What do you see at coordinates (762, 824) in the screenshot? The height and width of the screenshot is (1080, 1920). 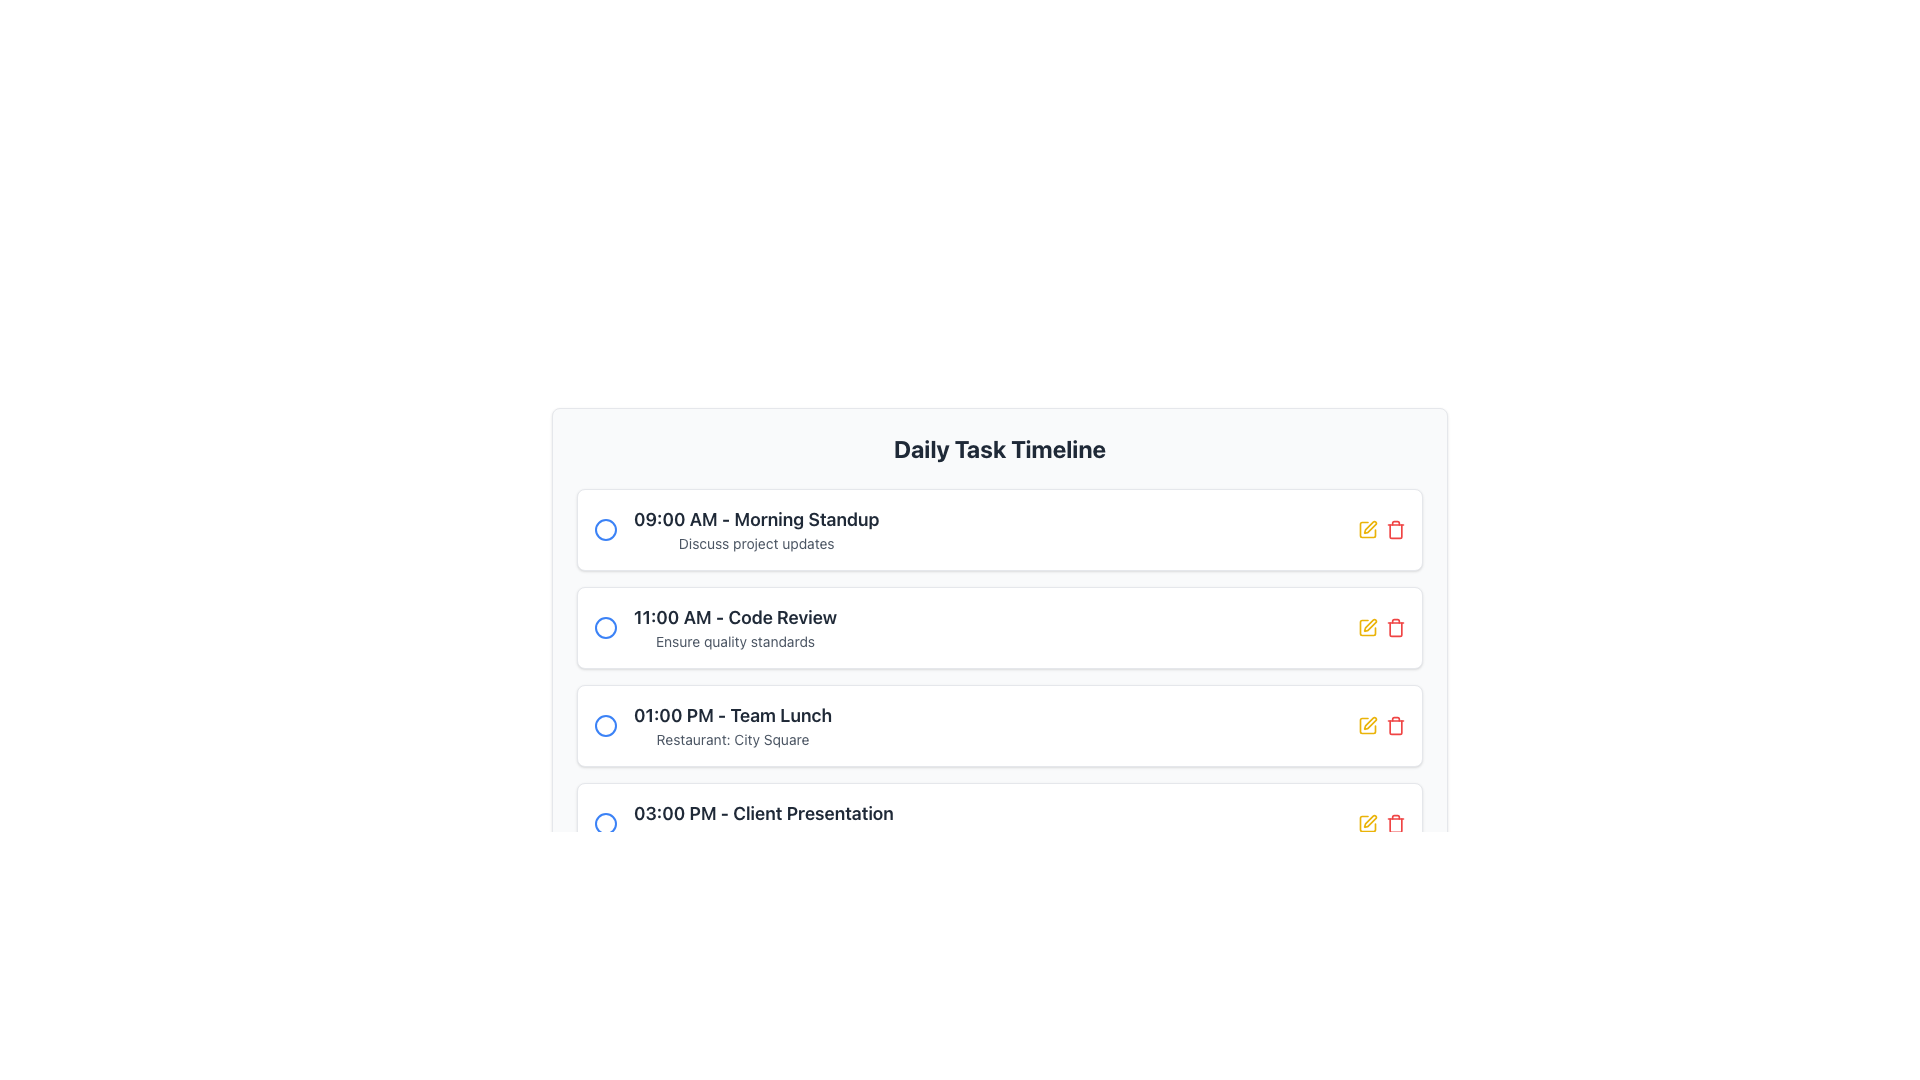 I see `the last entry in the 'Daily Task Timeline' section which represents a scheduled task for a client presentation event at 03:00 PM` at bounding box center [762, 824].